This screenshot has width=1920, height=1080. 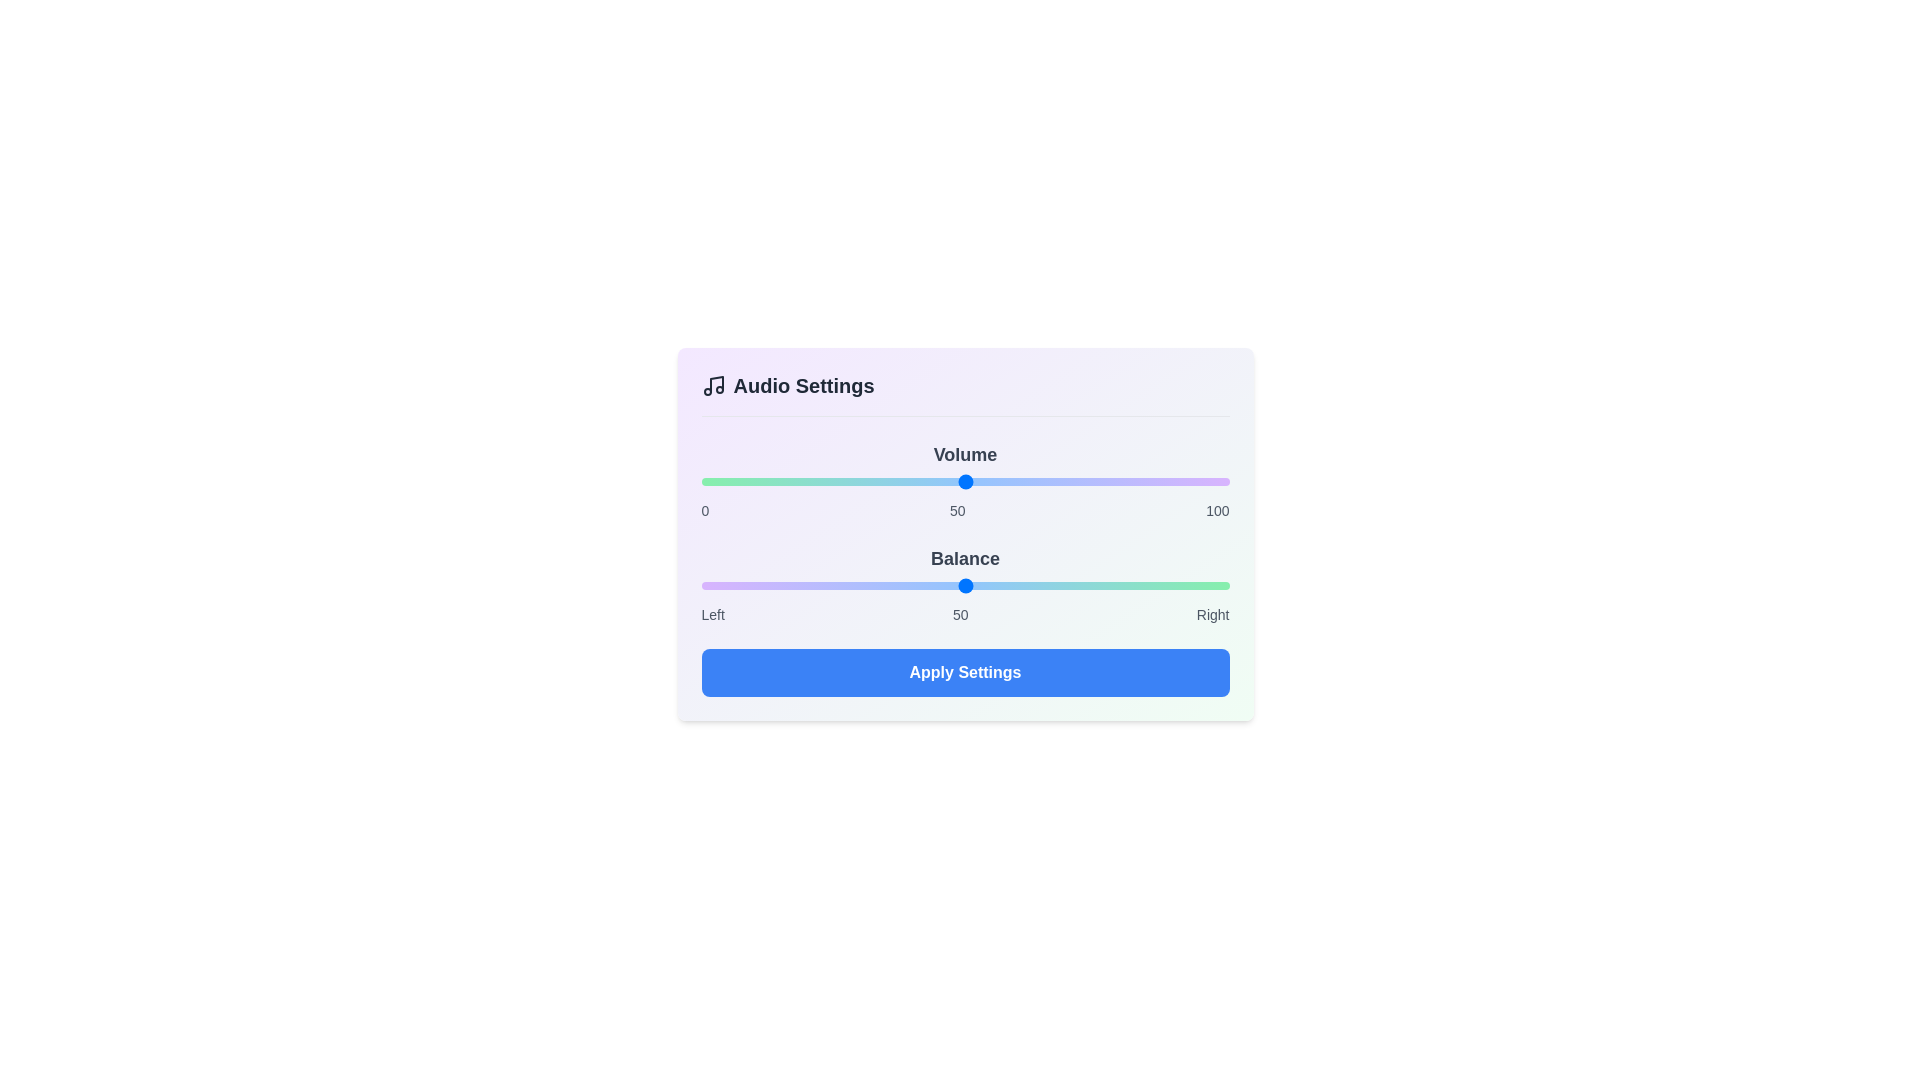 I want to click on text displayed on the text label indicating balance settings, which shows 'Left', '50', and 'Right' below the balance progress bar, so click(x=965, y=613).